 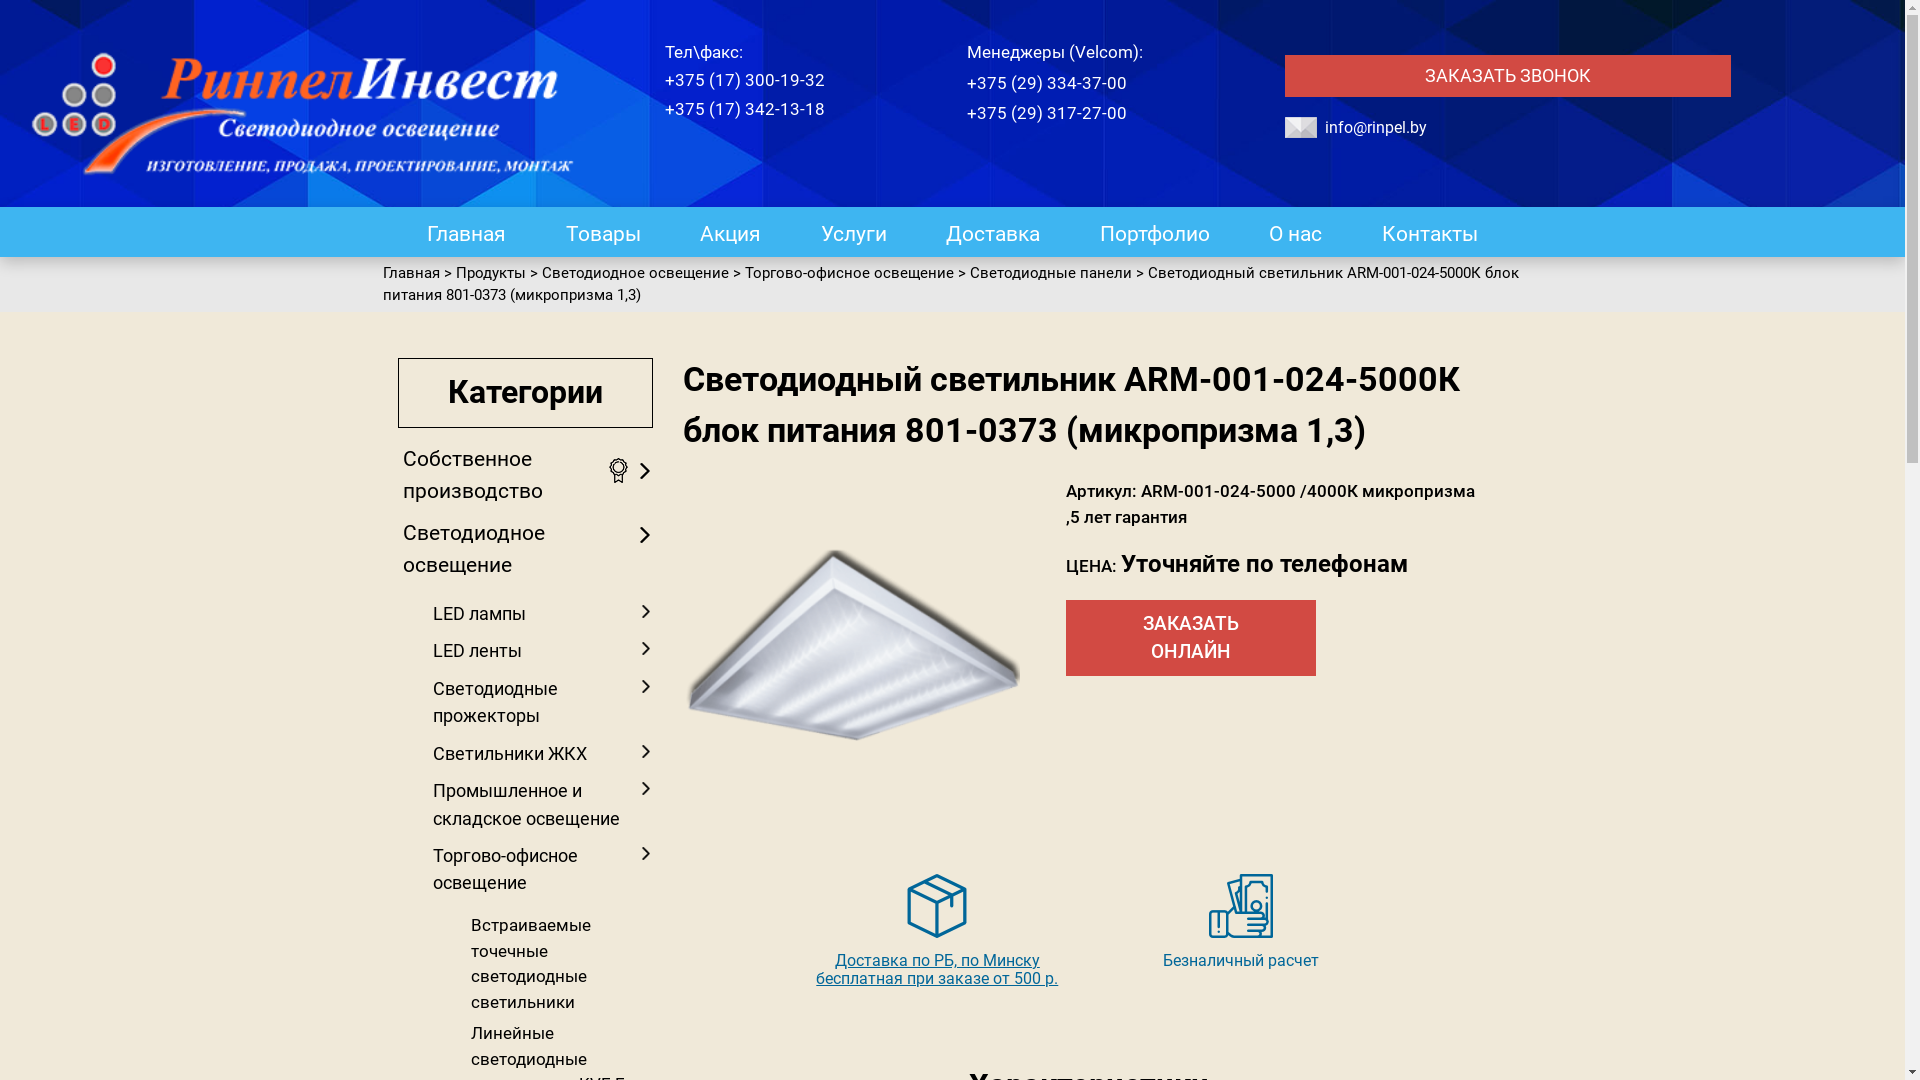 What do you see at coordinates (1045, 111) in the screenshot?
I see `'+375 (29) 317-27-00'` at bounding box center [1045, 111].